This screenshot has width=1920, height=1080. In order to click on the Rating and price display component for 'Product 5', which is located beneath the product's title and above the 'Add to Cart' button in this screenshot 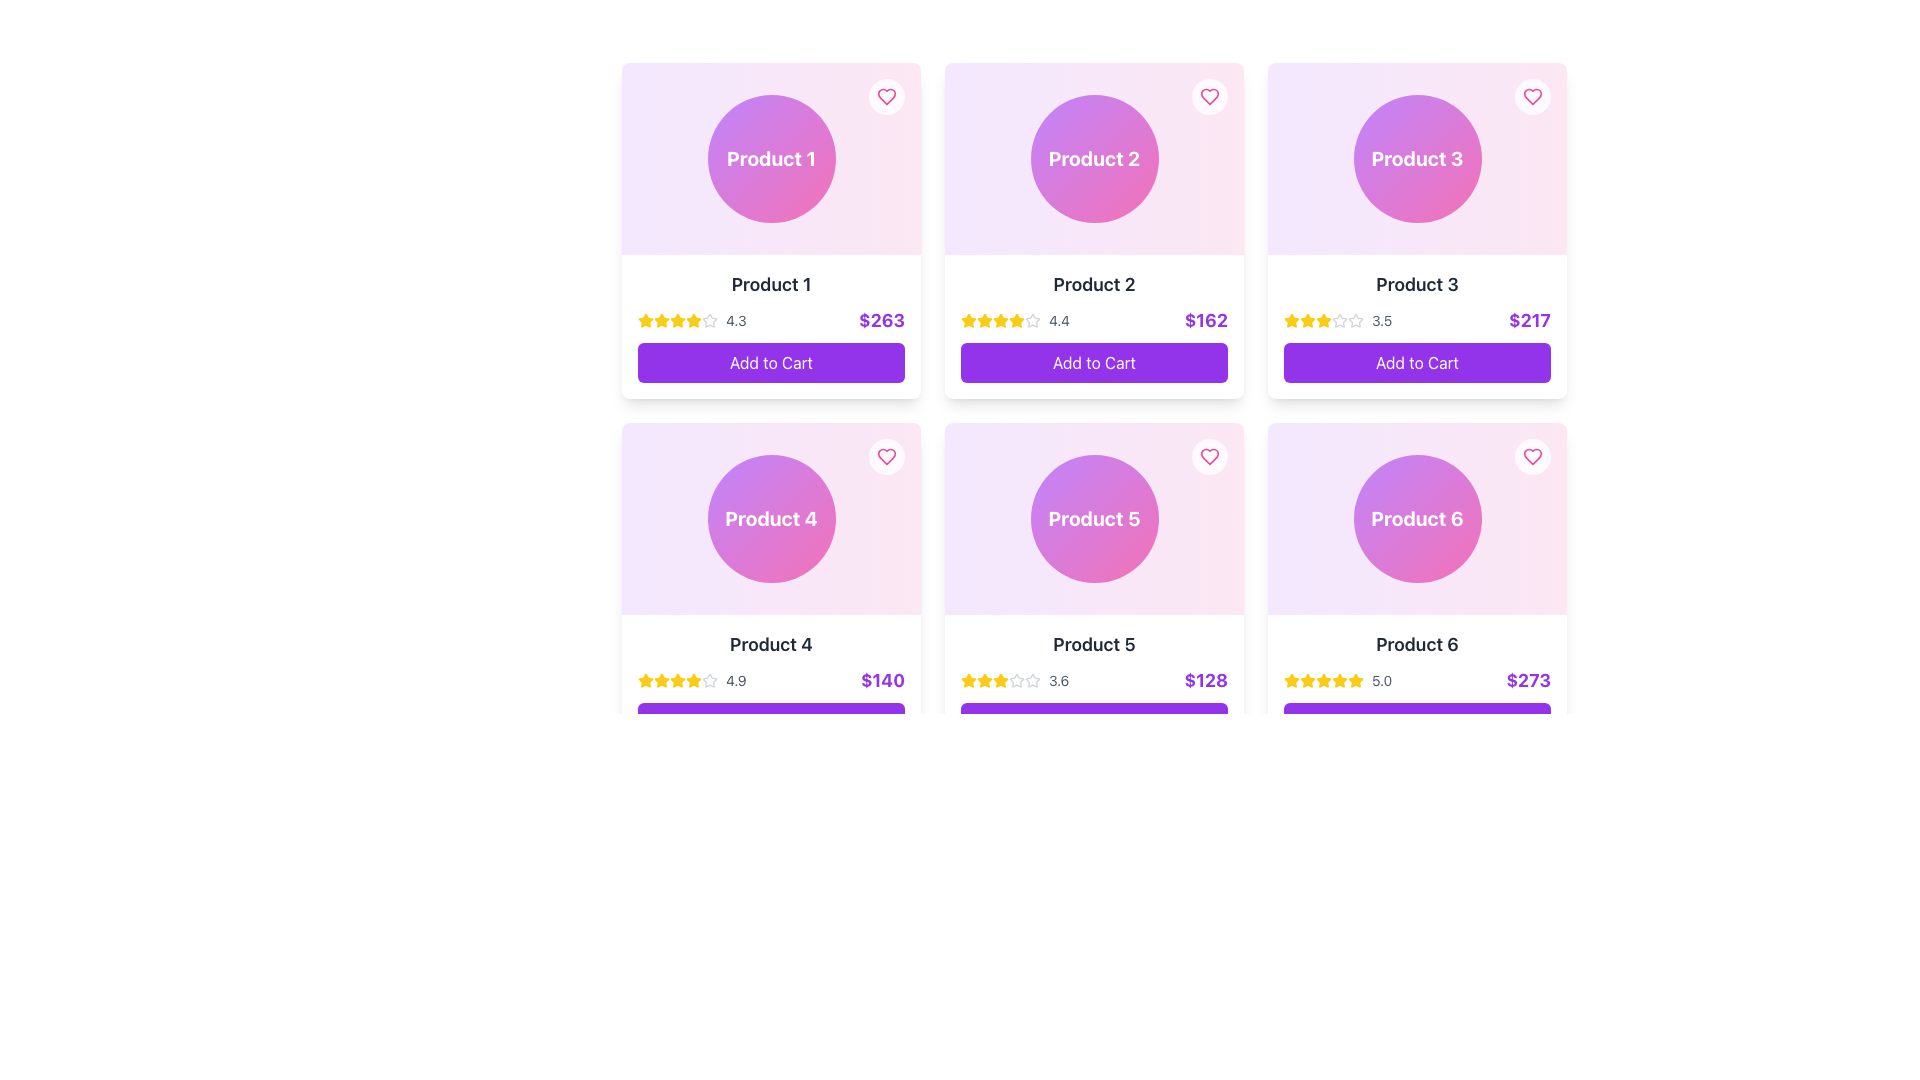, I will do `click(1093, 680)`.